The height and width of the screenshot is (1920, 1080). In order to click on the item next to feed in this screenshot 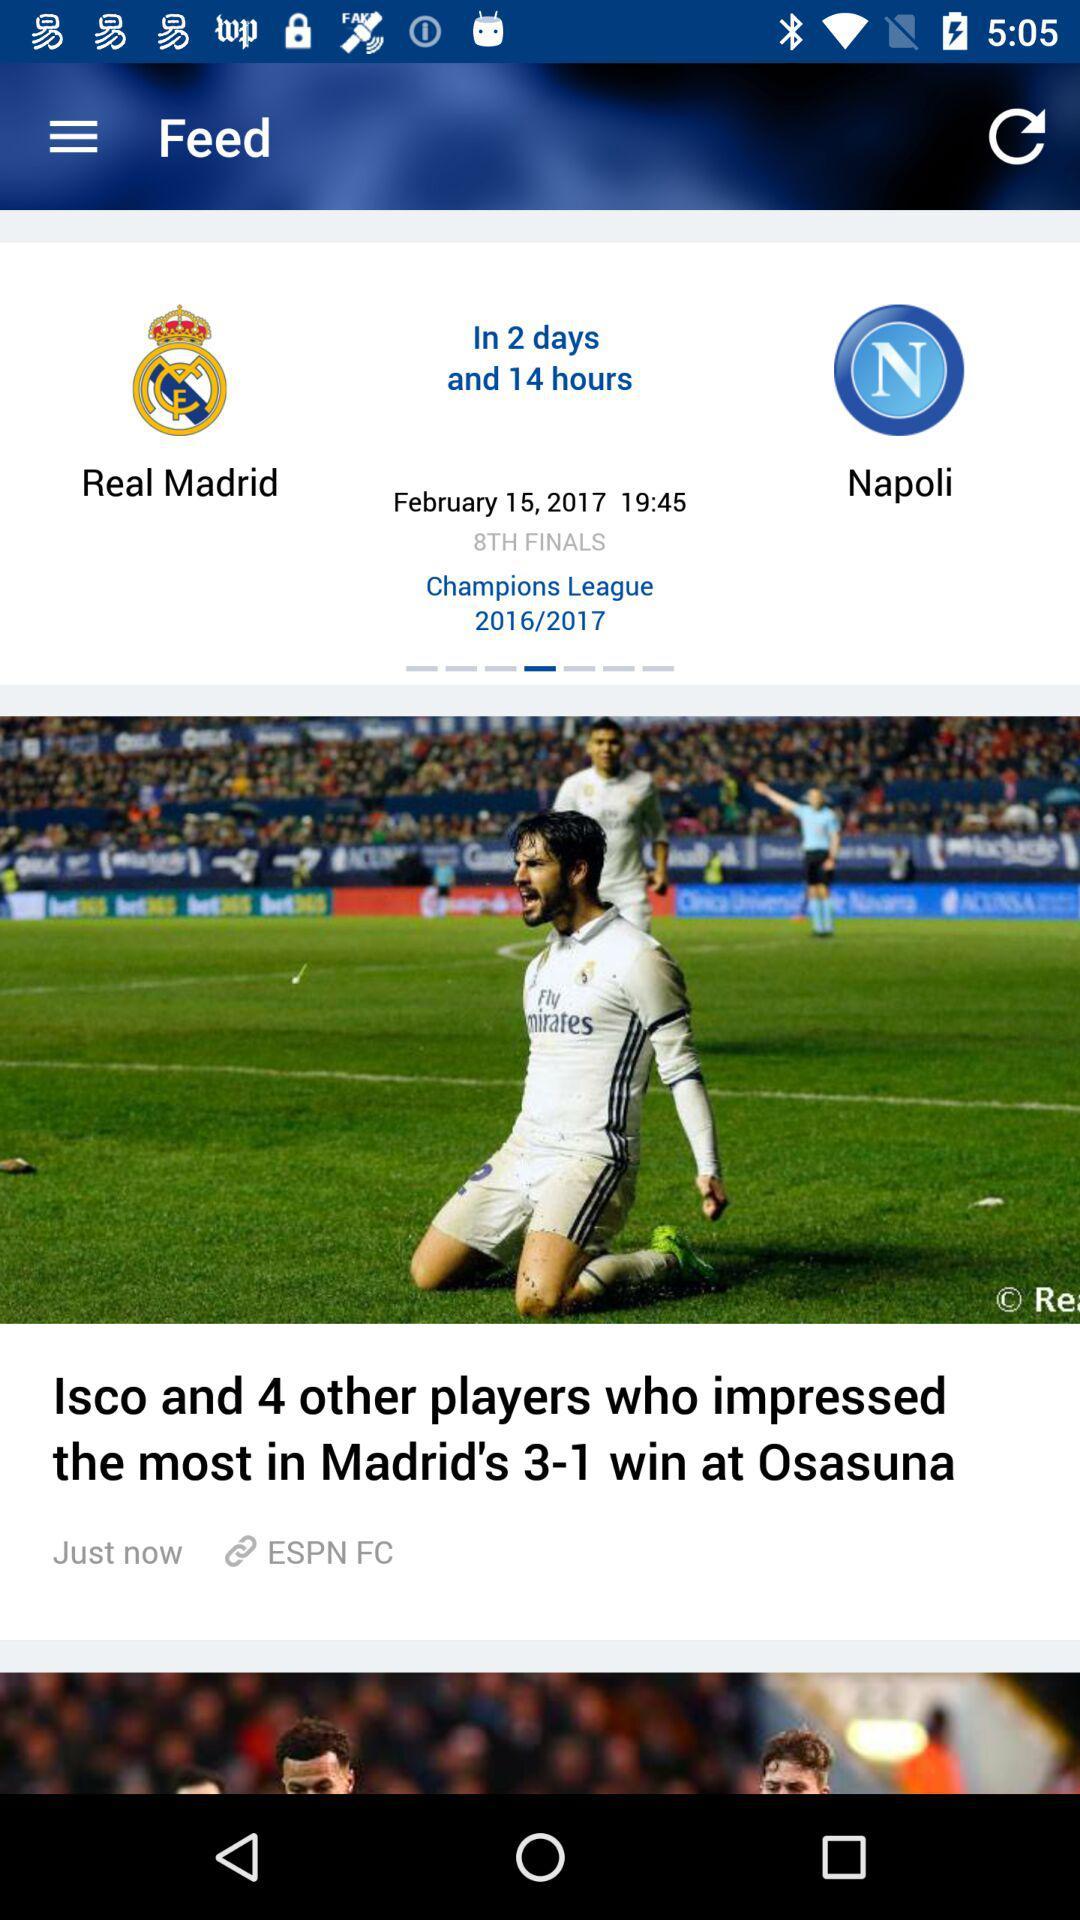, I will do `click(72, 135)`.